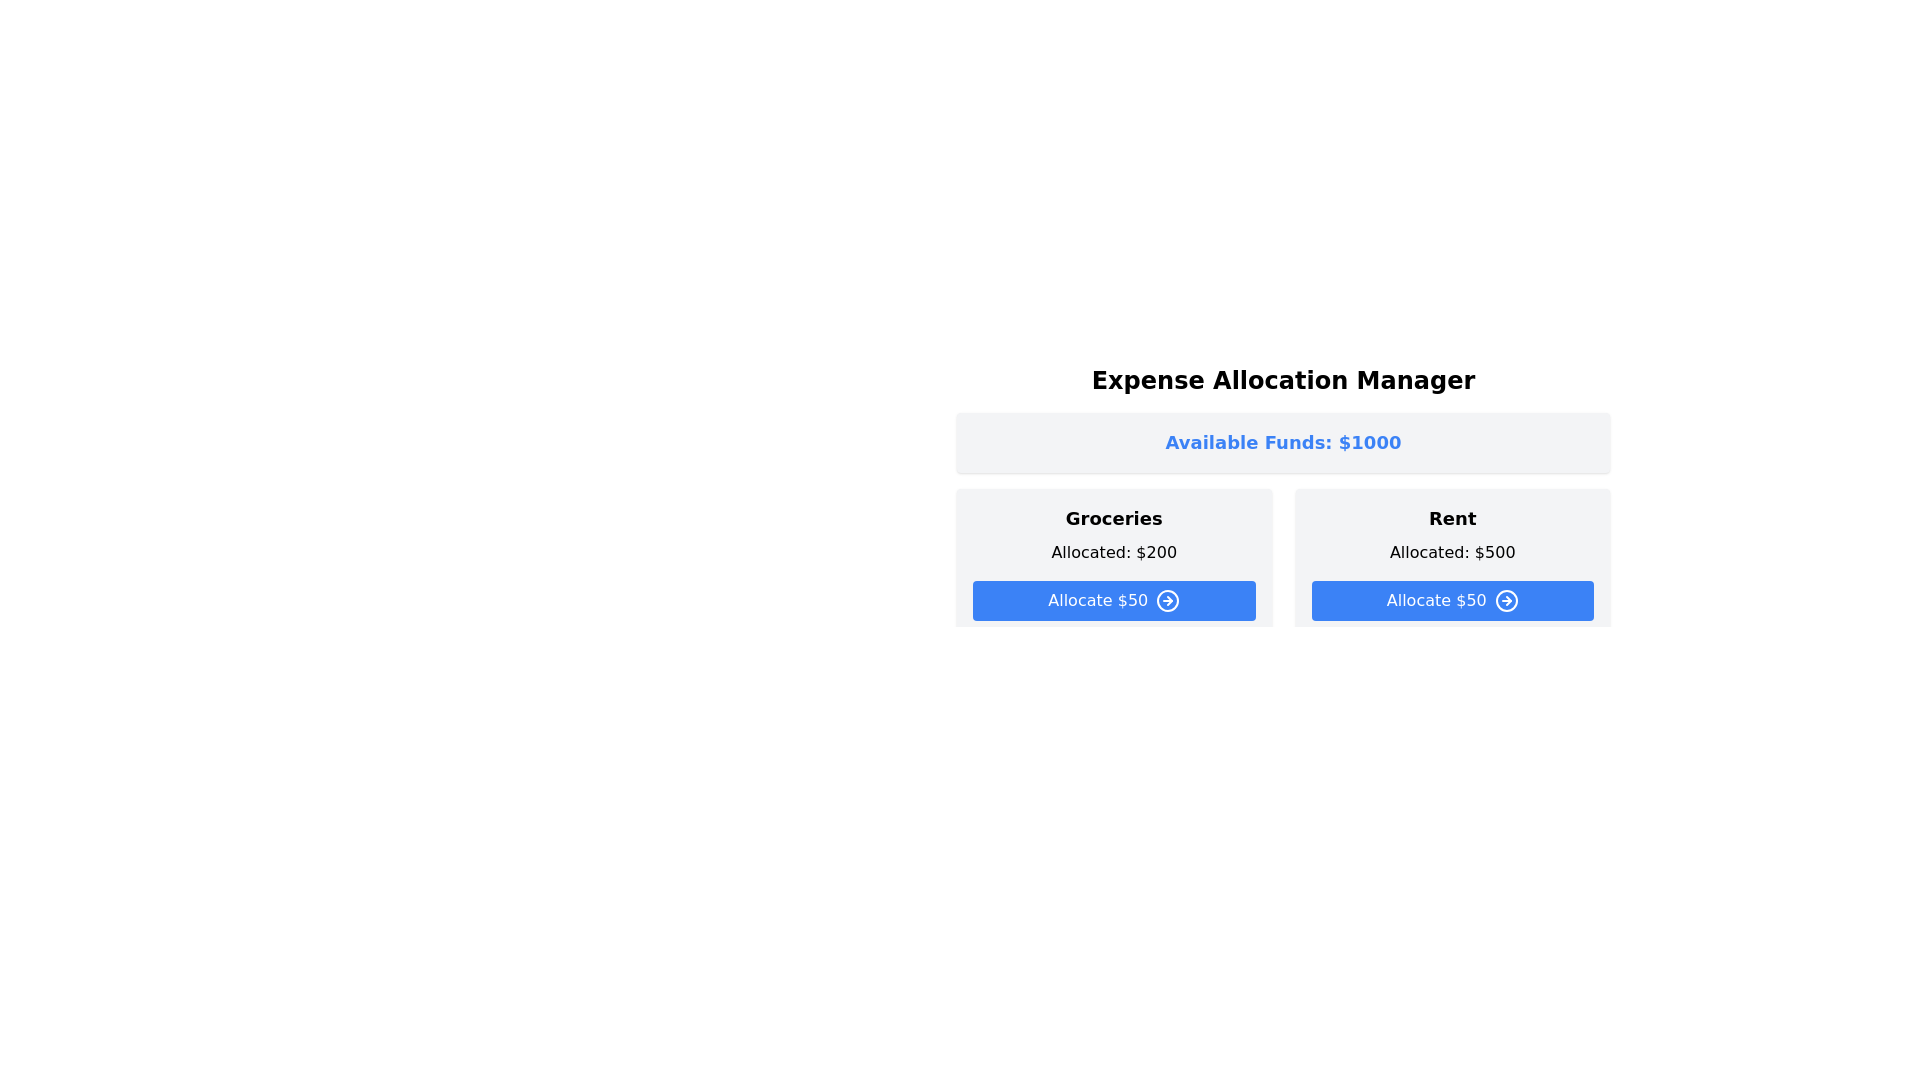  What do you see at coordinates (1168, 600) in the screenshot?
I see `the circular indicator element located within the 'Allocate $50' button under 'Groceries', positioned towards the bottom-right of the button` at bounding box center [1168, 600].